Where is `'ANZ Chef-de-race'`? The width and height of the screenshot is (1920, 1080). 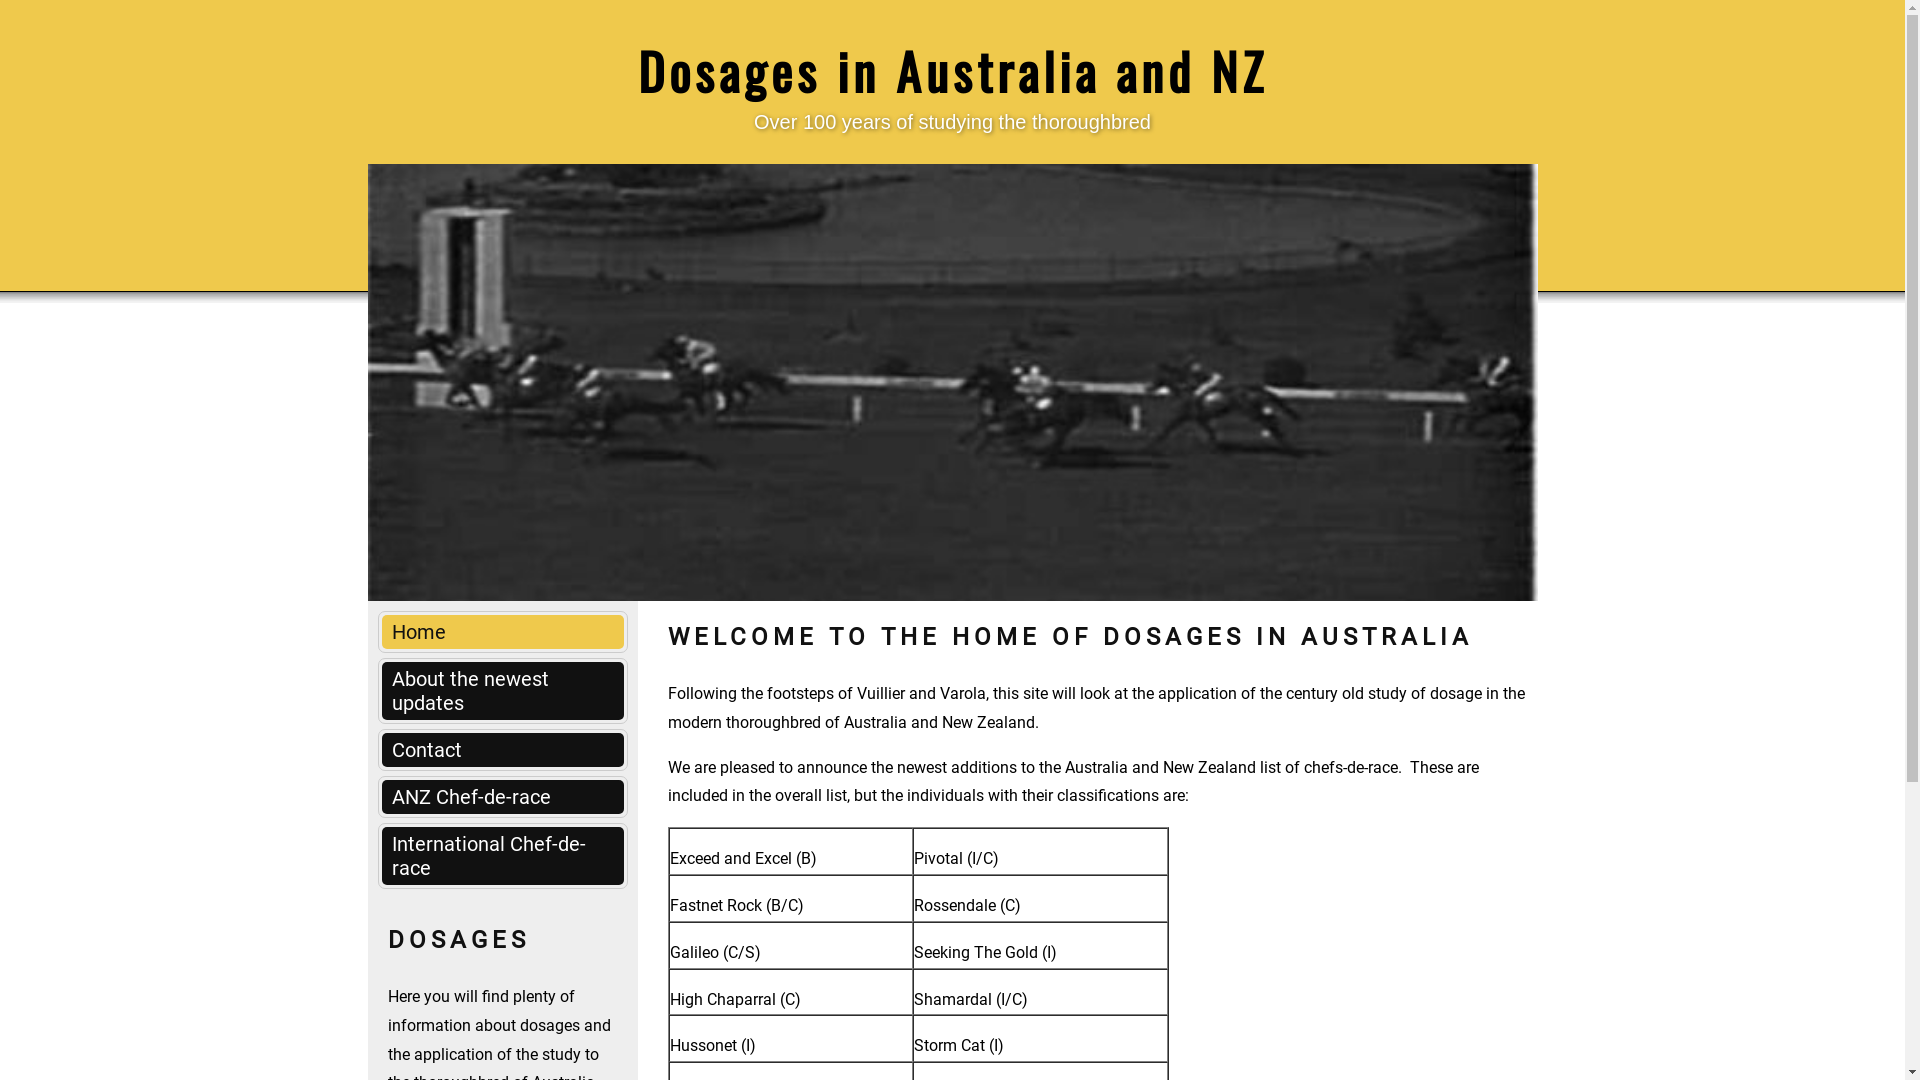
'ANZ Chef-de-race' is located at coordinates (503, 796).